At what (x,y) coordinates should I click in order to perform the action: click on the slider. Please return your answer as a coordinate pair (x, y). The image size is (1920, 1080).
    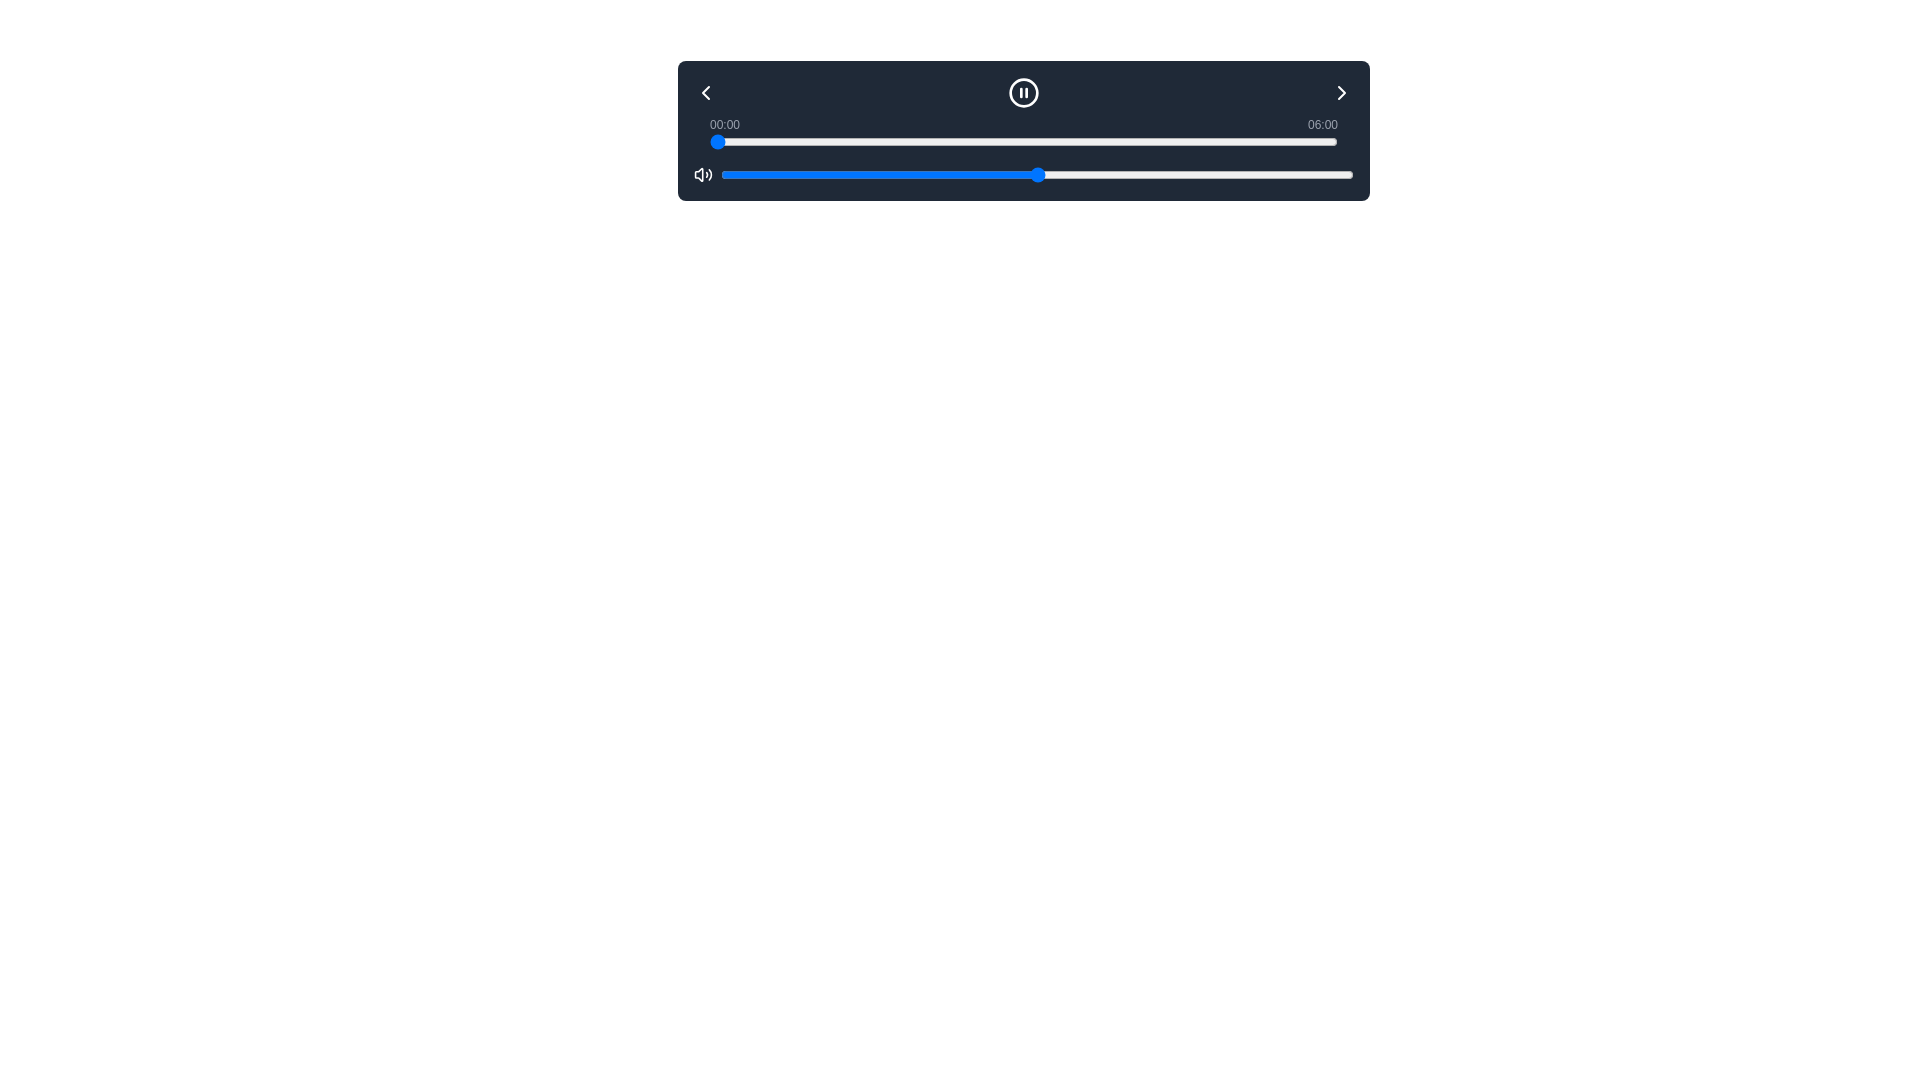
    Looking at the image, I should click on (885, 141).